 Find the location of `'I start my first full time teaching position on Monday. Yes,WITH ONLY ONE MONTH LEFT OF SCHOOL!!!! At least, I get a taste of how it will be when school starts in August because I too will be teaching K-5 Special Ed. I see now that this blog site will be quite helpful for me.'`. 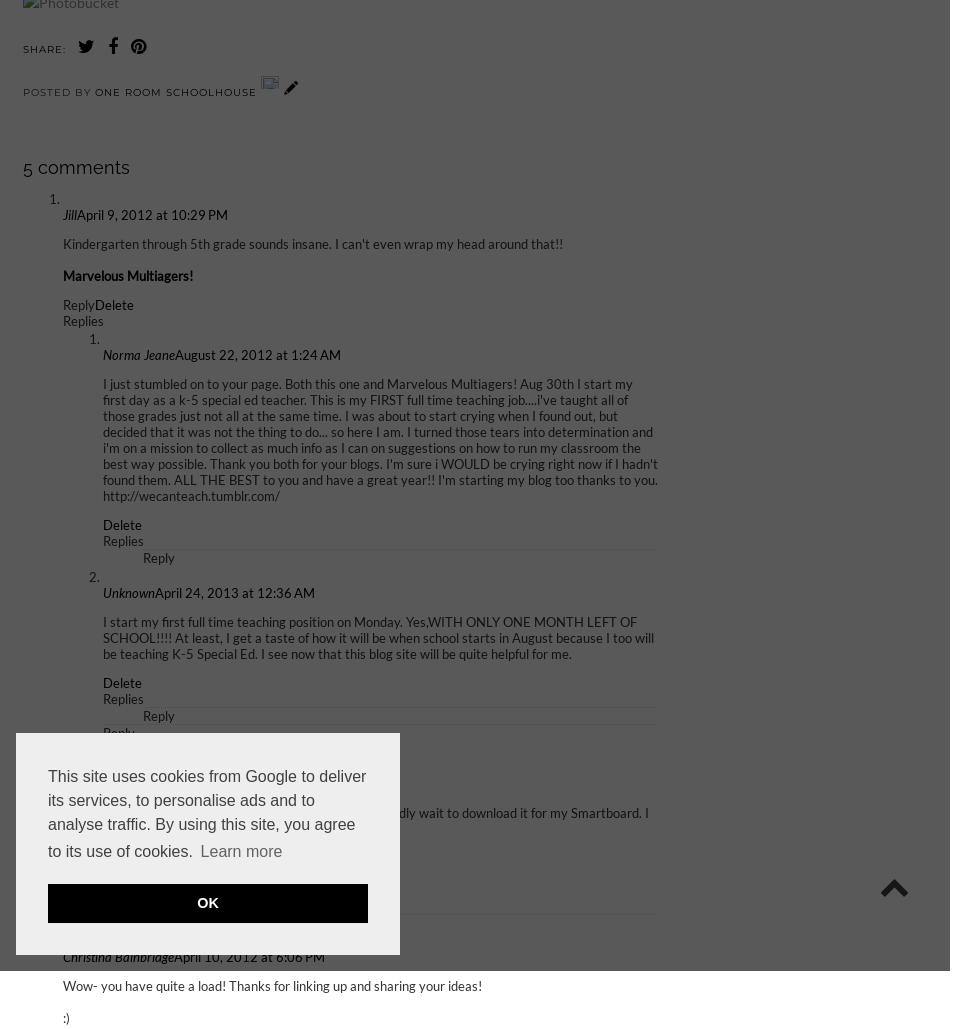

'I start my first full time teaching position on Monday. Yes,WITH ONLY ONE MONTH LEFT OF SCHOOL!!!! At least, I get a taste of how it will be when school starts in August because I too will be teaching K-5 Special Ed. I see now that this blog site will be quite helpful for me.' is located at coordinates (377, 637).